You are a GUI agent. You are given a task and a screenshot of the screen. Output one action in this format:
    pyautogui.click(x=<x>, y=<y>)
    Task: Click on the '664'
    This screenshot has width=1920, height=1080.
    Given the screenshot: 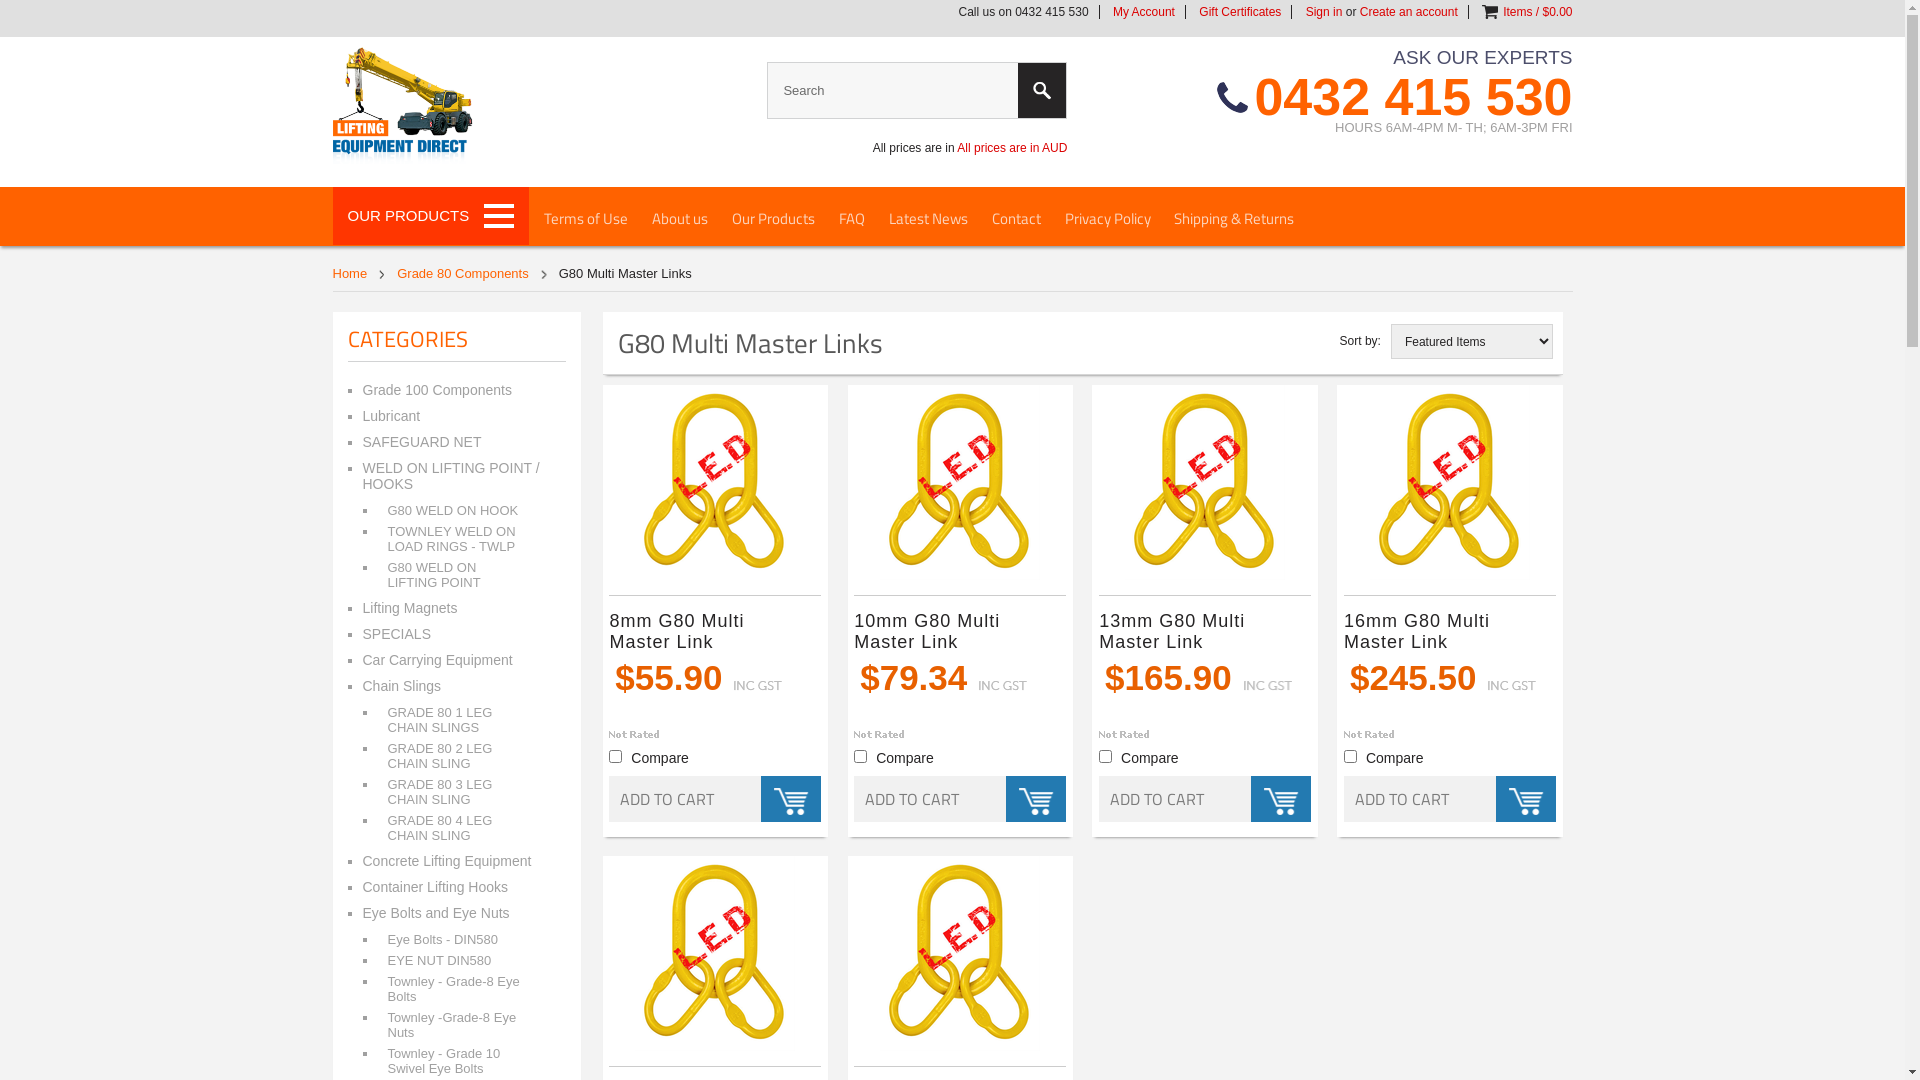 What is the action you would take?
    pyautogui.click(x=854, y=756)
    